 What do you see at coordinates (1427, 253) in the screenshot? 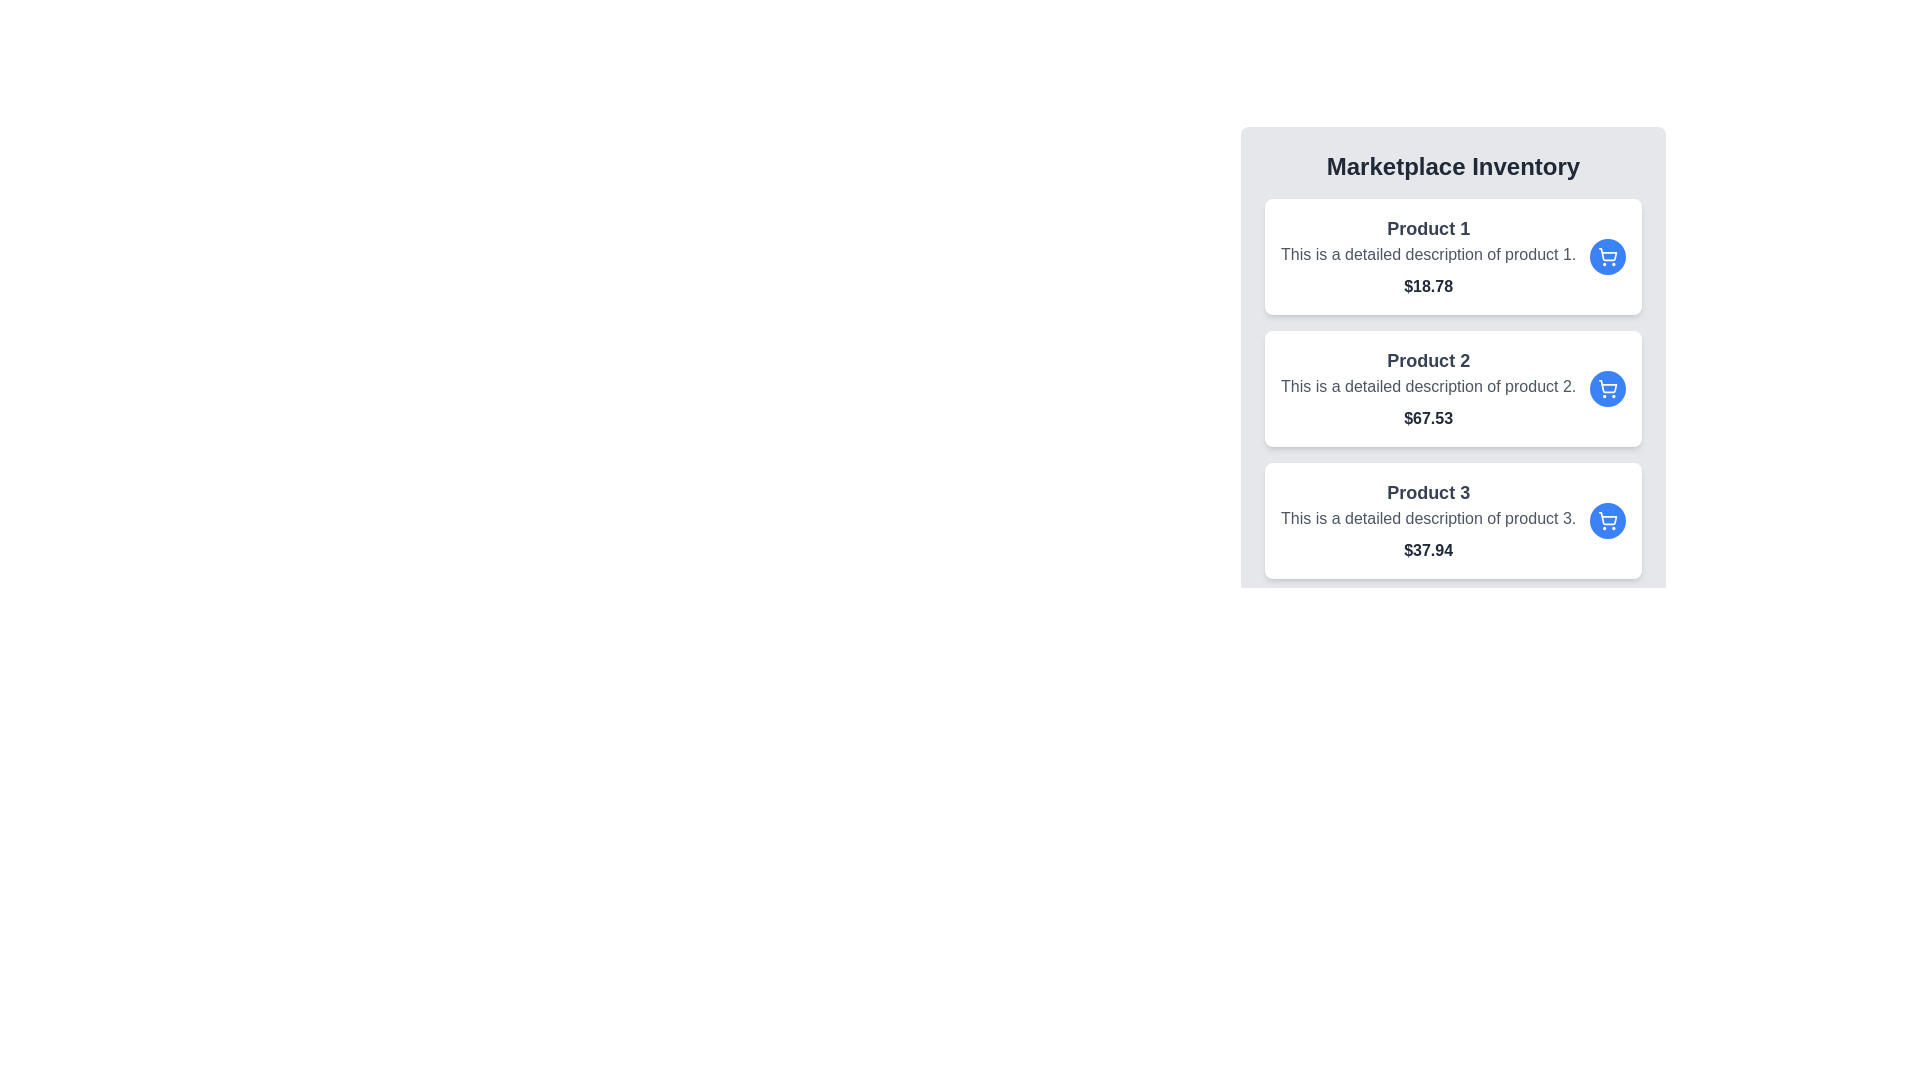
I see `the gray text that reads 'This is a detailed description of product 1', which is positioned below the title 'Product 1' and above the price '$18.78'` at bounding box center [1427, 253].